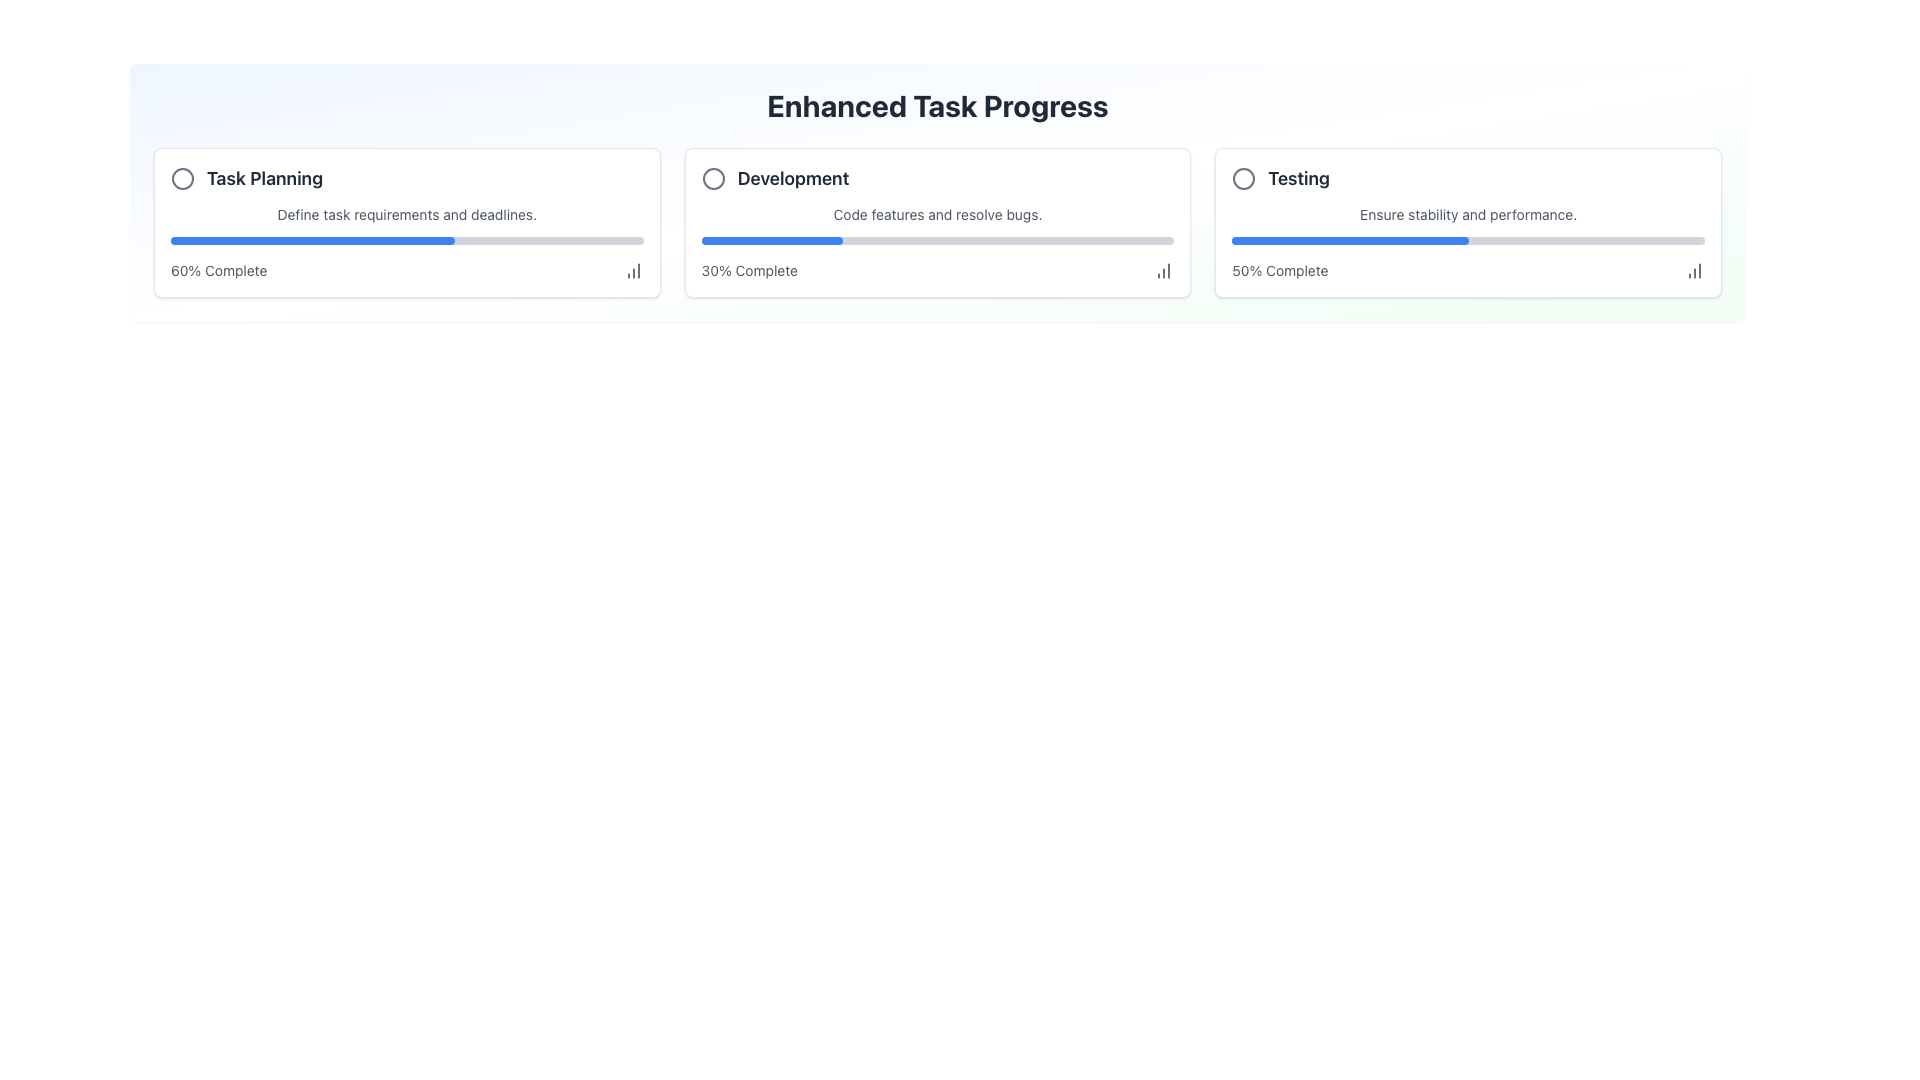 The image size is (1920, 1080). I want to click on the text label displaying 'Development', which is located in the middle tile of three horizontally aligned tiles, positioned to the right of a circular icon, so click(792, 177).